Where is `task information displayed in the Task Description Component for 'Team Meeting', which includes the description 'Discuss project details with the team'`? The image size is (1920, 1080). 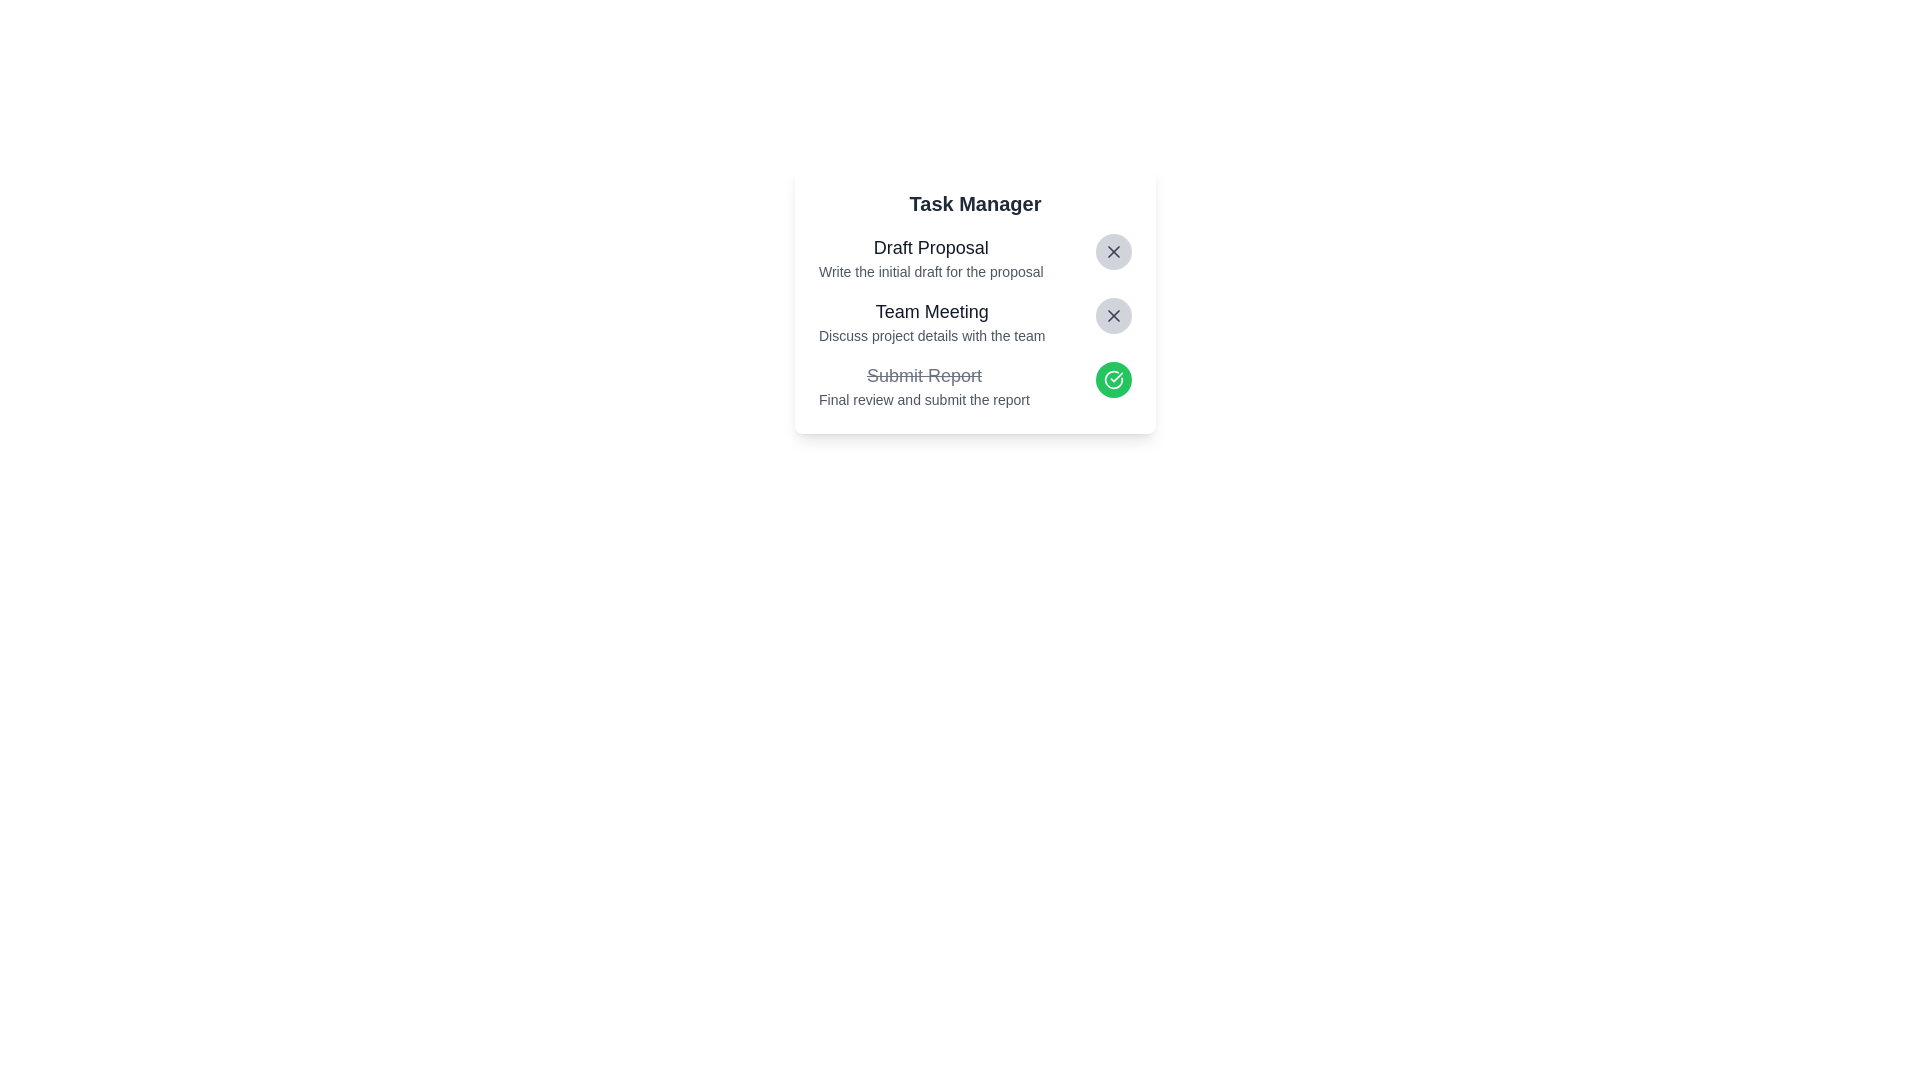
task information displayed in the Task Description Component for 'Team Meeting', which includes the description 'Discuss project details with the team' is located at coordinates (975, 300).